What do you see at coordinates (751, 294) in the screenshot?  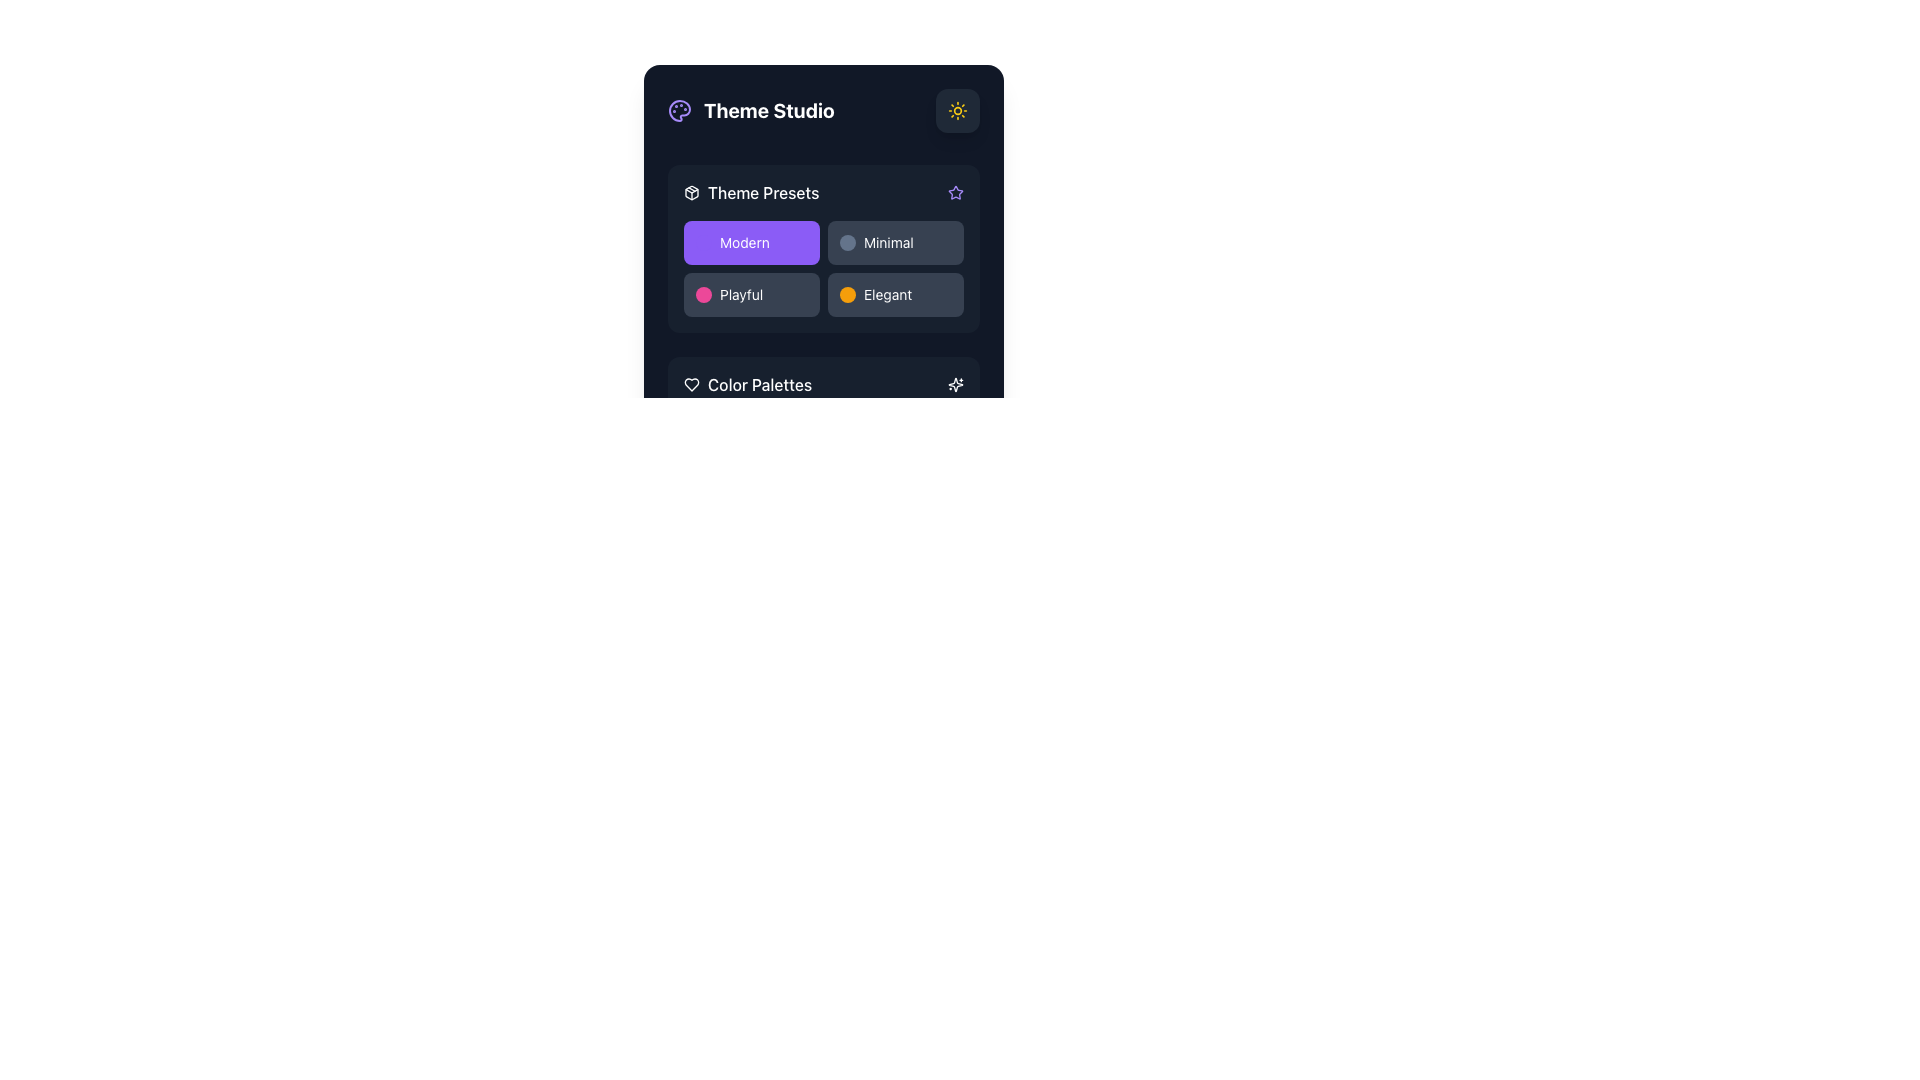 I see `the 'Playful' button, which is the third item in the grid of theme preset options, located on the left side of the second row beneath the 'Modern' button` at bounding box center [751, 294].